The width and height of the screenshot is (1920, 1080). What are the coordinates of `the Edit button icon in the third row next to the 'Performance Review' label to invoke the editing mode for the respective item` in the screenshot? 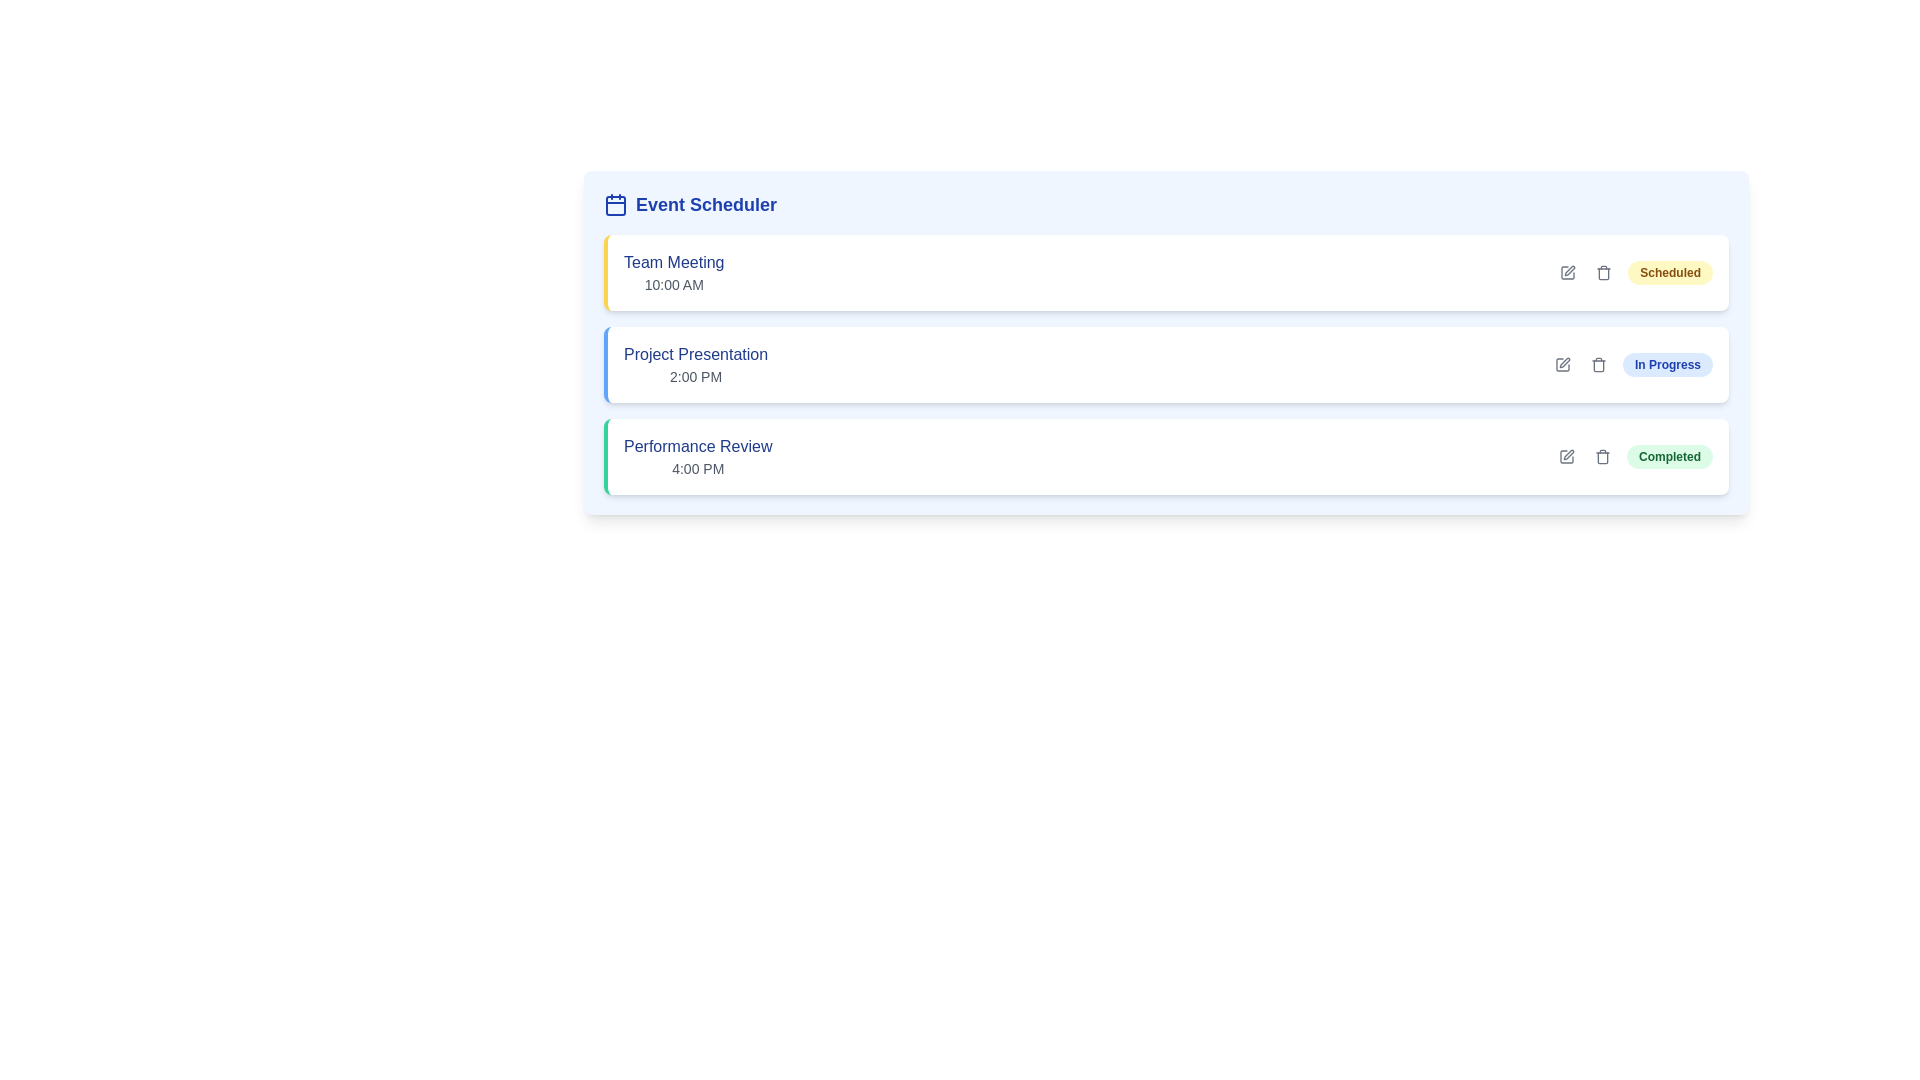 It's located at (1568, 455).